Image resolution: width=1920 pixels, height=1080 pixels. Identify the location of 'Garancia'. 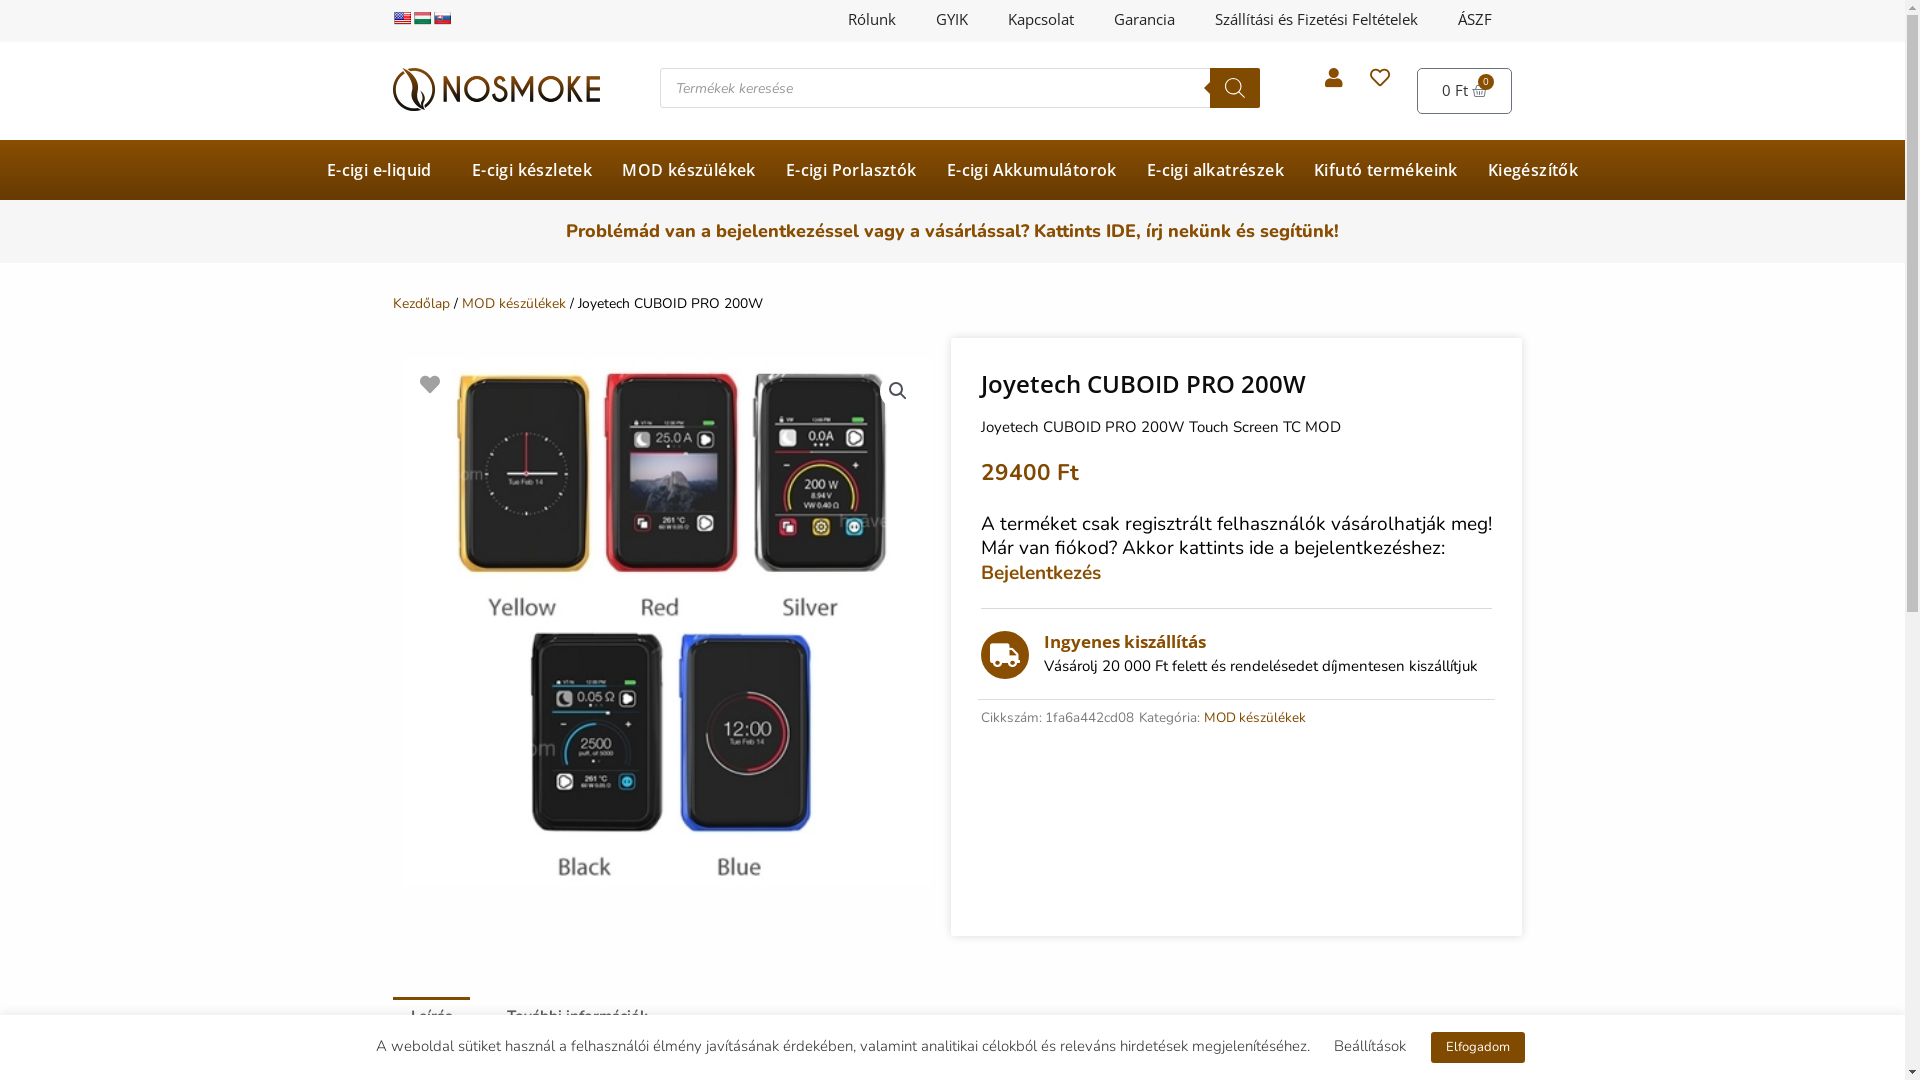
(1093, 19).